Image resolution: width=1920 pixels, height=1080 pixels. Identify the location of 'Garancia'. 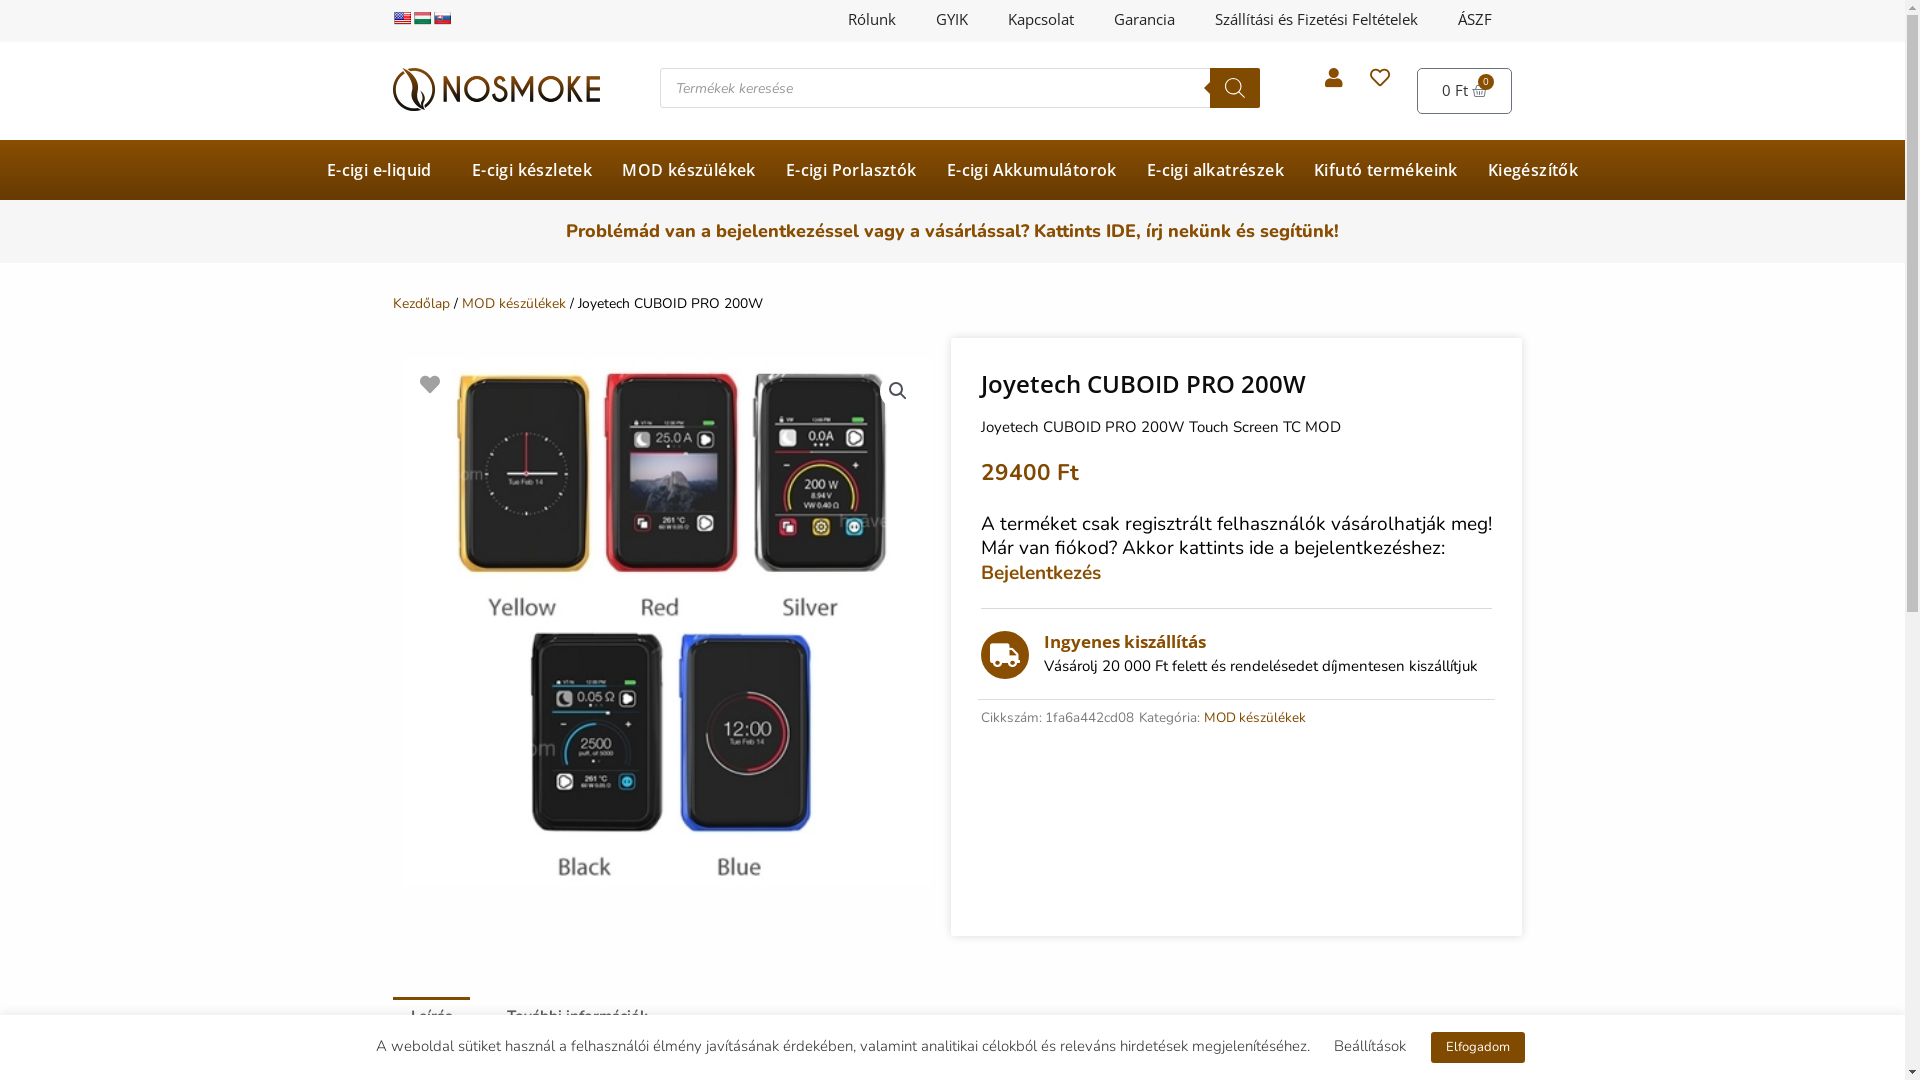
(1093, 19).